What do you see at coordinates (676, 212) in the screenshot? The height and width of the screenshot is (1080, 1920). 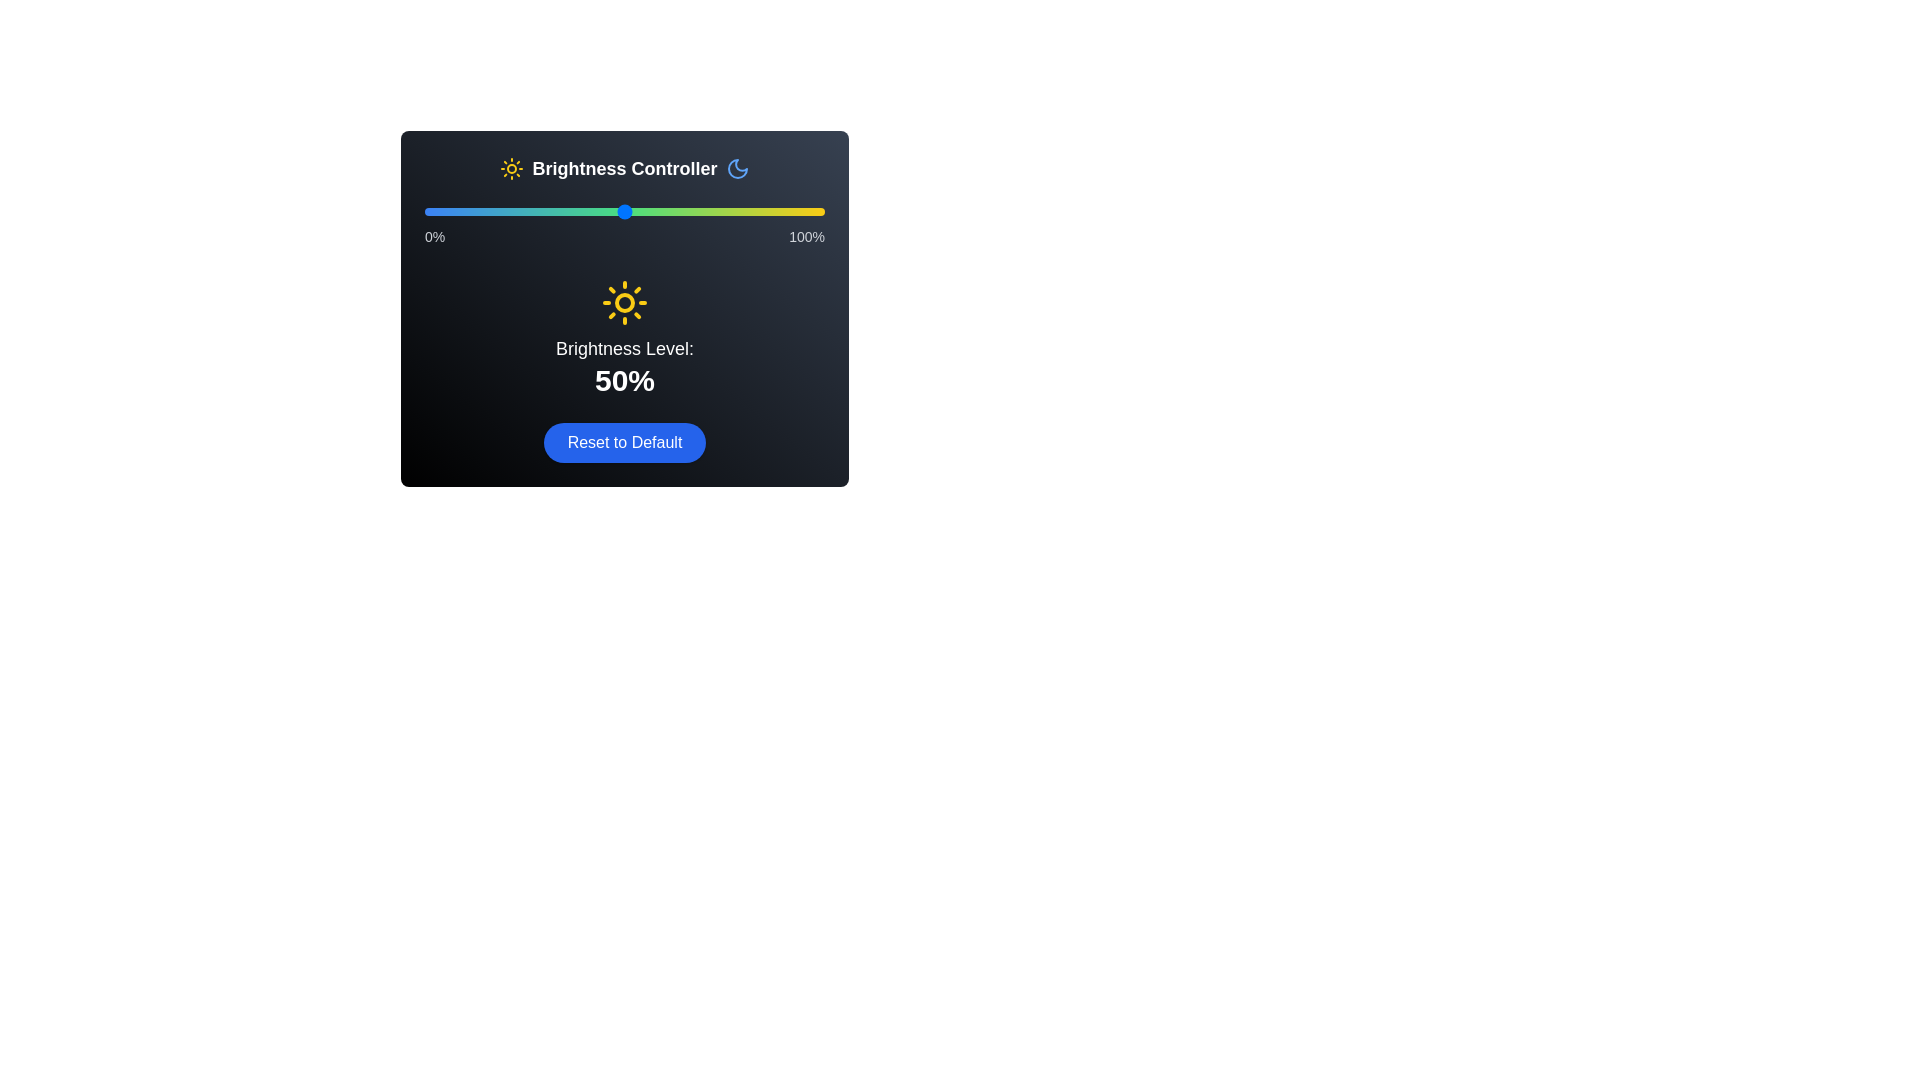 I see `the brightness slider to 63%` at bounding box center [676, 212].